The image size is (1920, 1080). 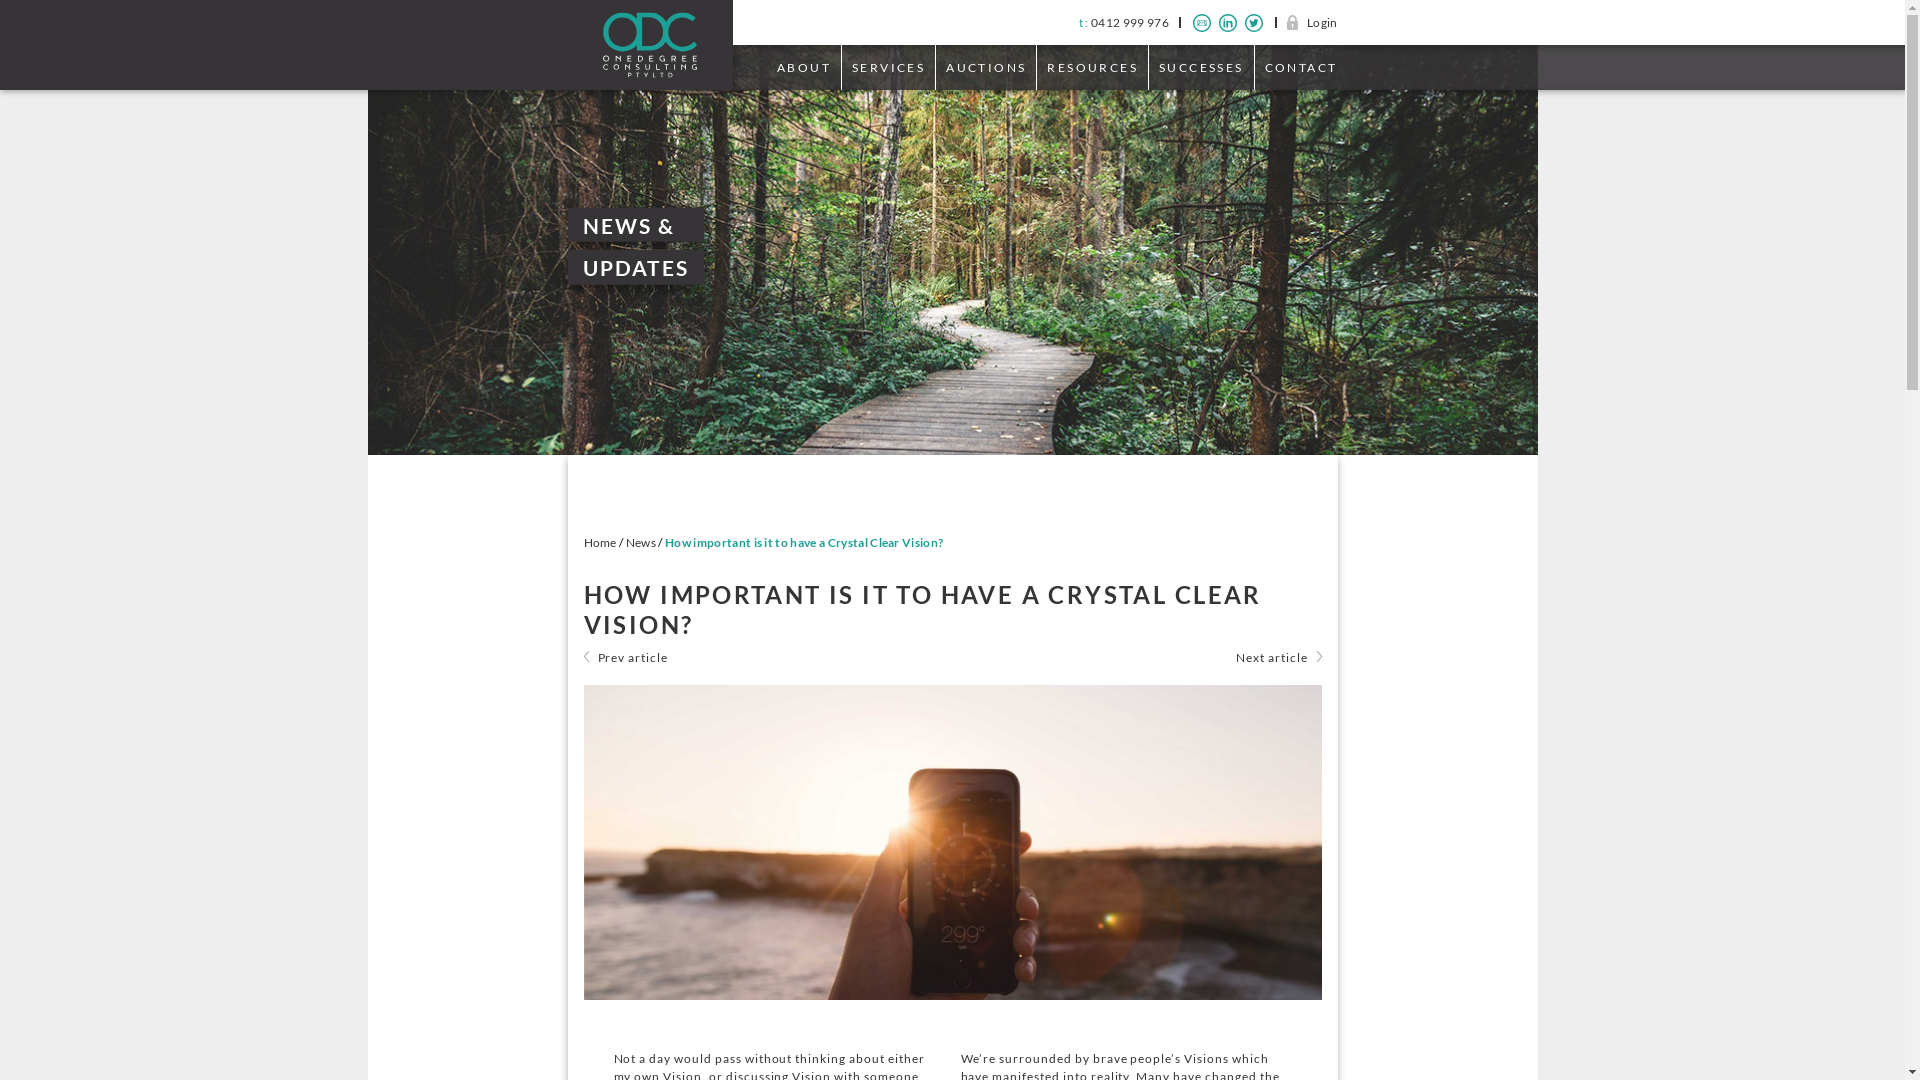 What do you see at coordinates (583, 542) in the screenshot?
I see `'Home'` at bounding box center [583, 542].